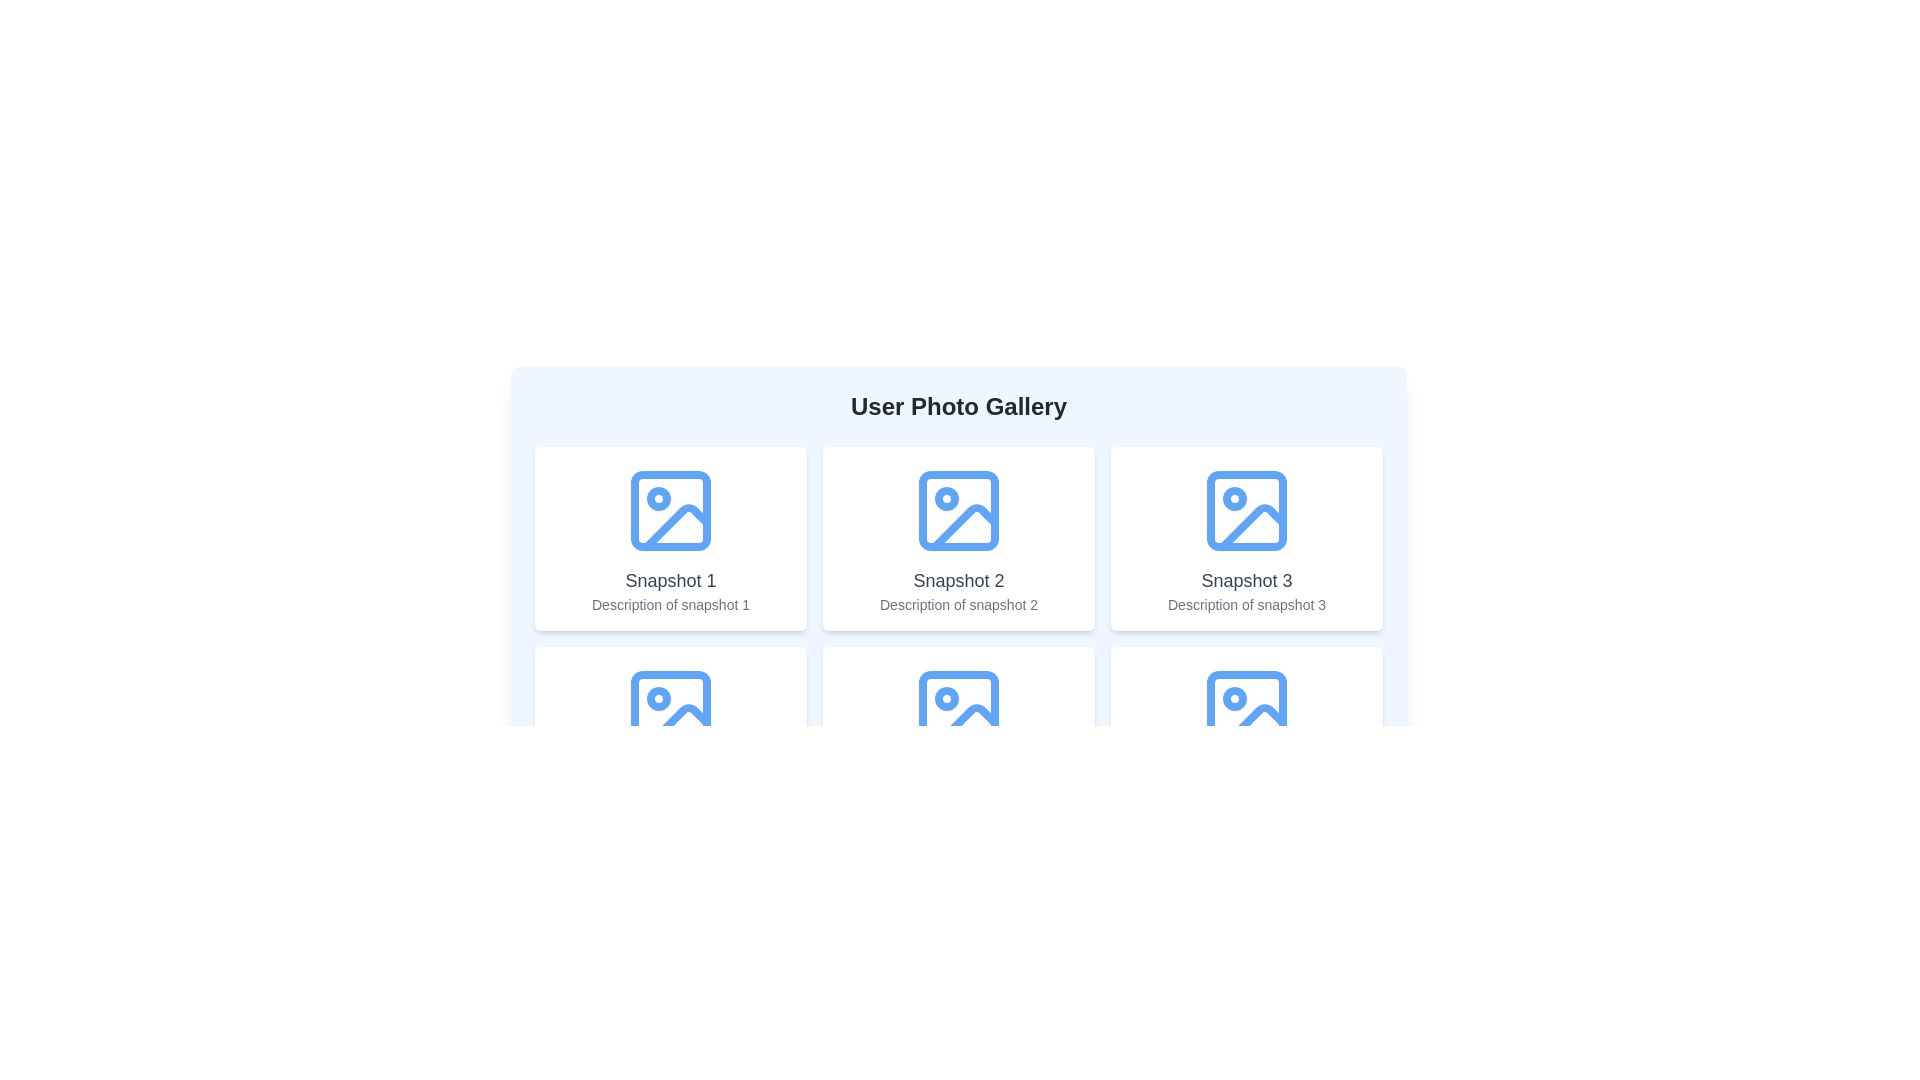  What do you see at coordinates (671, 509) in the screenshot?
I see `the blue icon representing an image located in the first card of a three-column grid, positioned above the texts 'Snapshot 1' and 'Description of snapshot 1'` at bounding box center [671, 509].